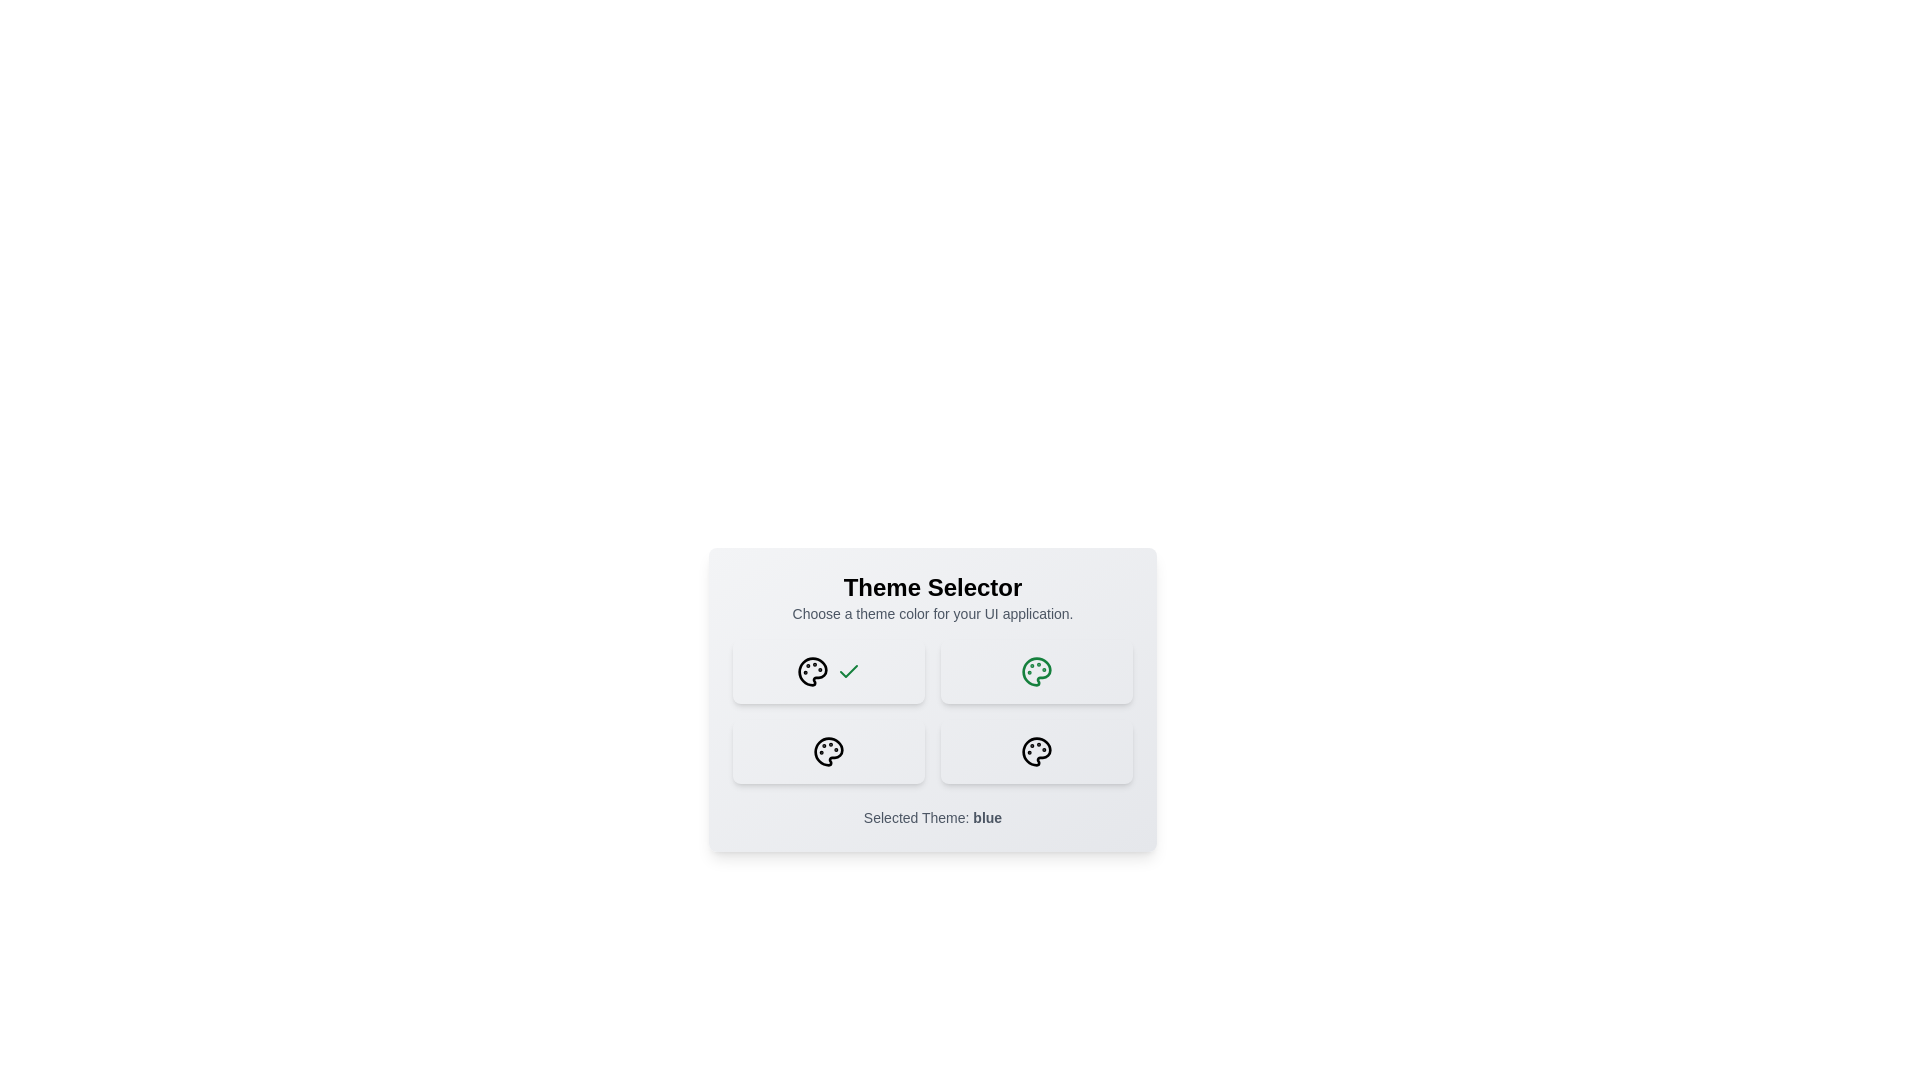 This screenshot has width=1920, height=1080. Describe the element at coordinates (1036, 671) in the screenshot. I see `the button with the color green` at that location.